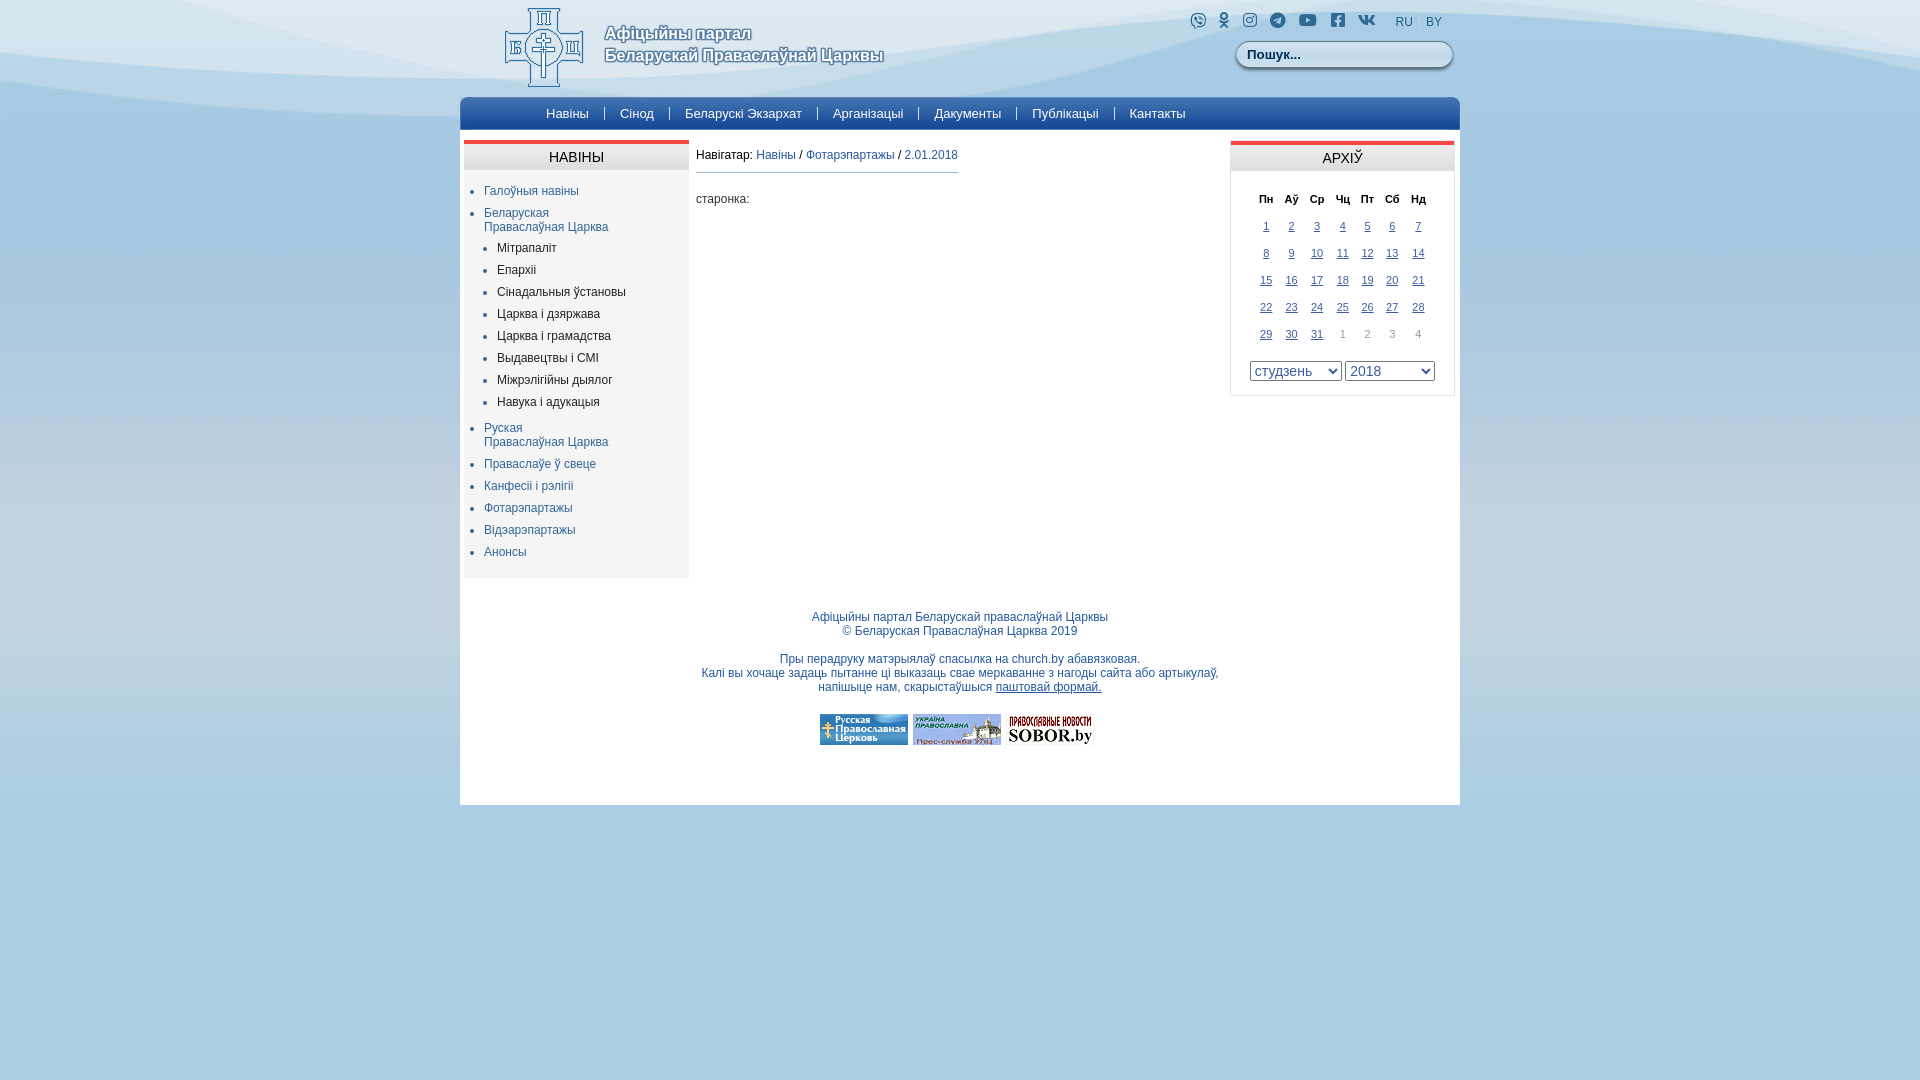  Describe the element at coordinates (1387, 225) in the screenshot. I see `'6'` at that location.